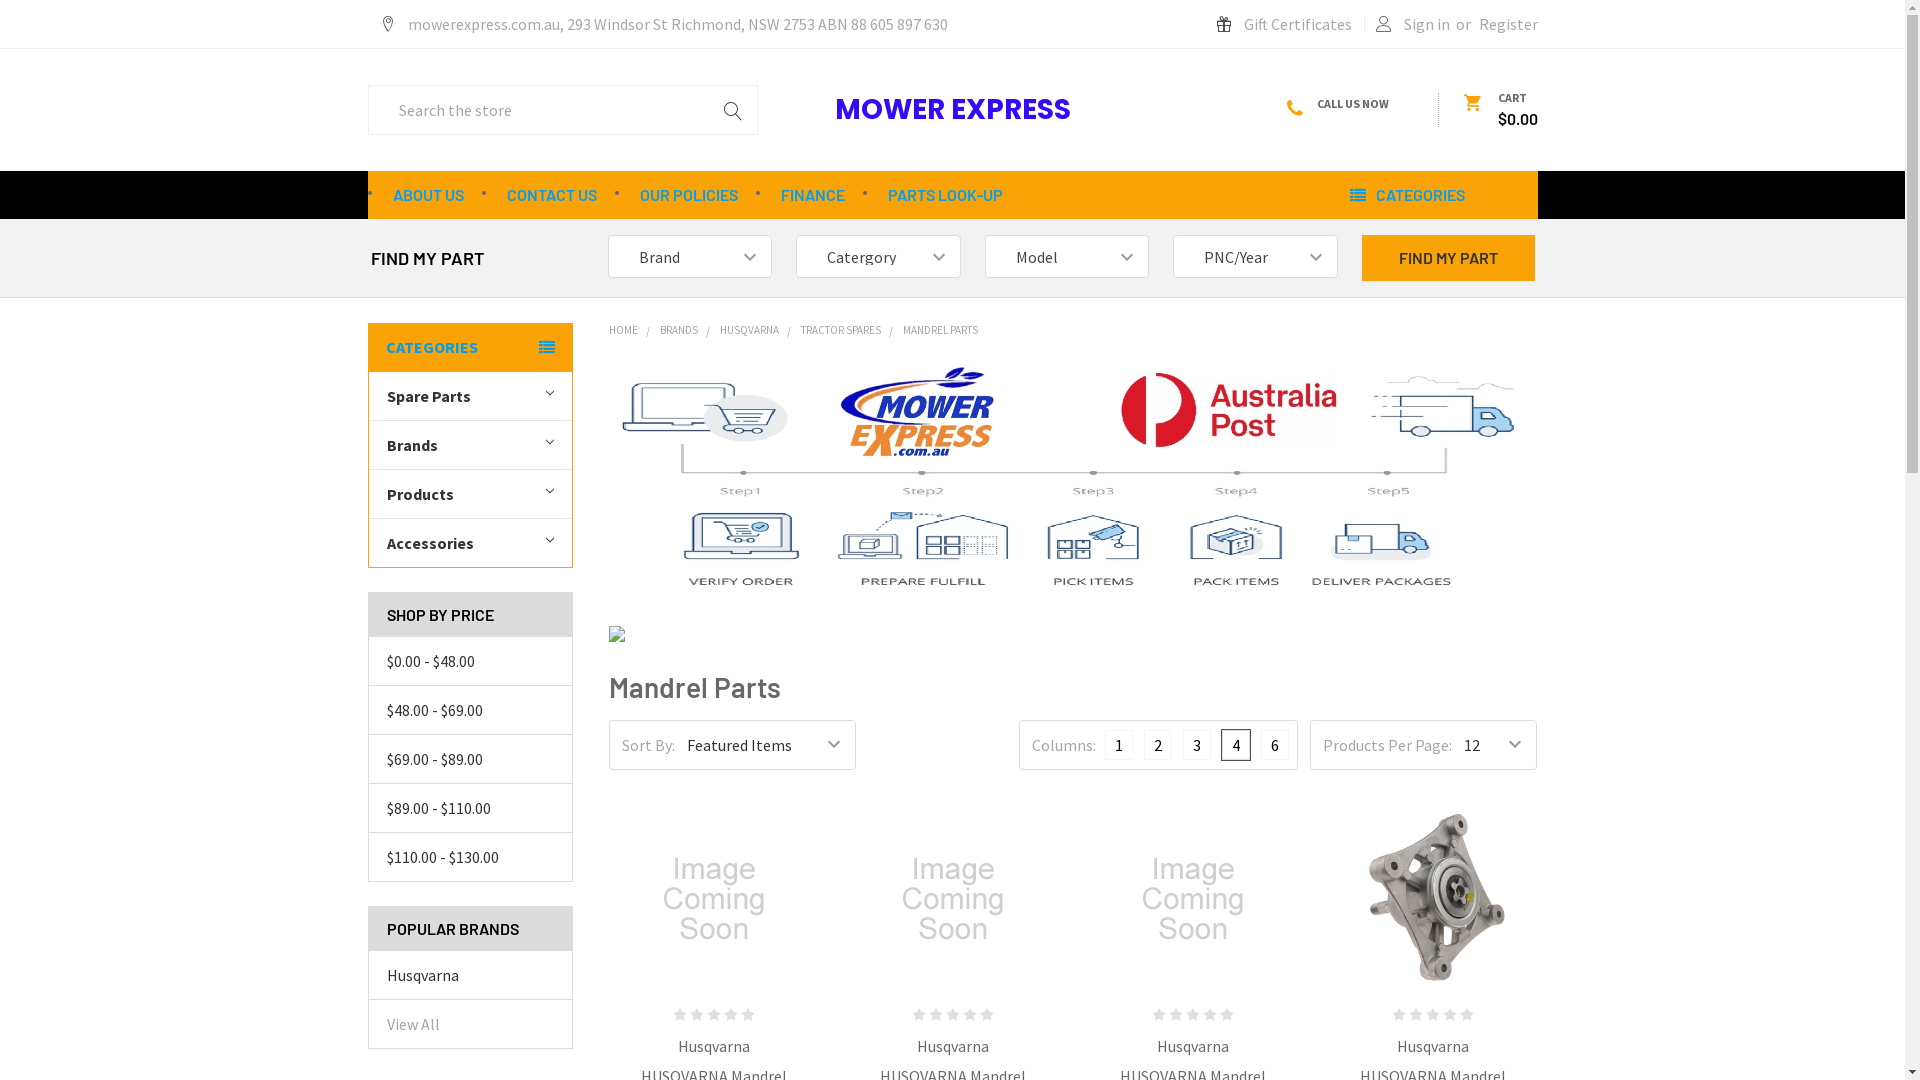  I want to click on 'MANDREL PARTS', so click(939, 329).